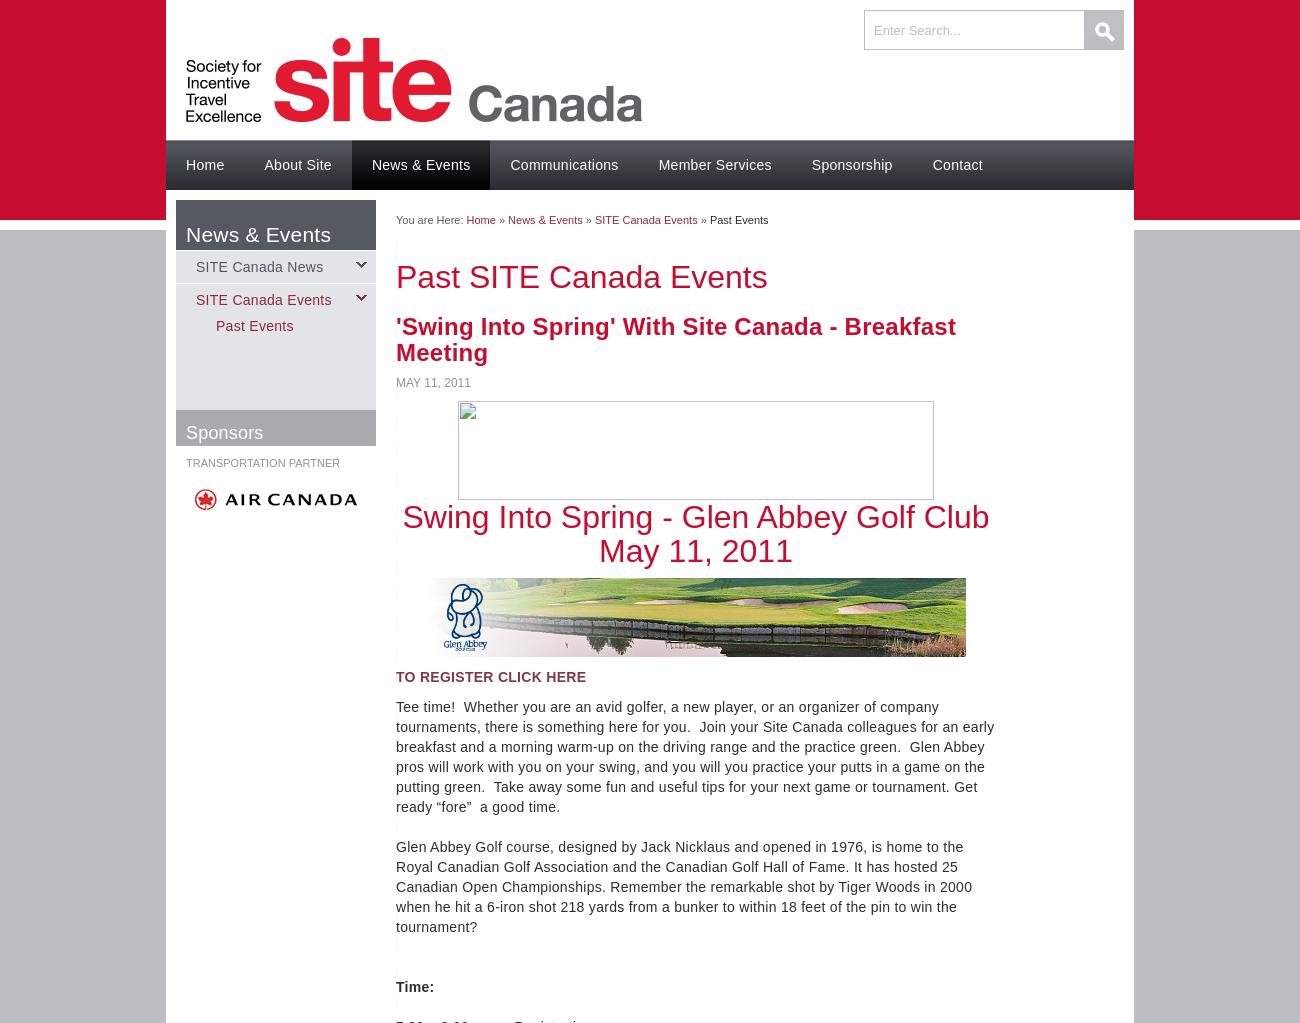 The height and width of the screenshot is (1023, 1300). I want to click on 'TO REGISTER CLICK HERE', so click(395, 676).